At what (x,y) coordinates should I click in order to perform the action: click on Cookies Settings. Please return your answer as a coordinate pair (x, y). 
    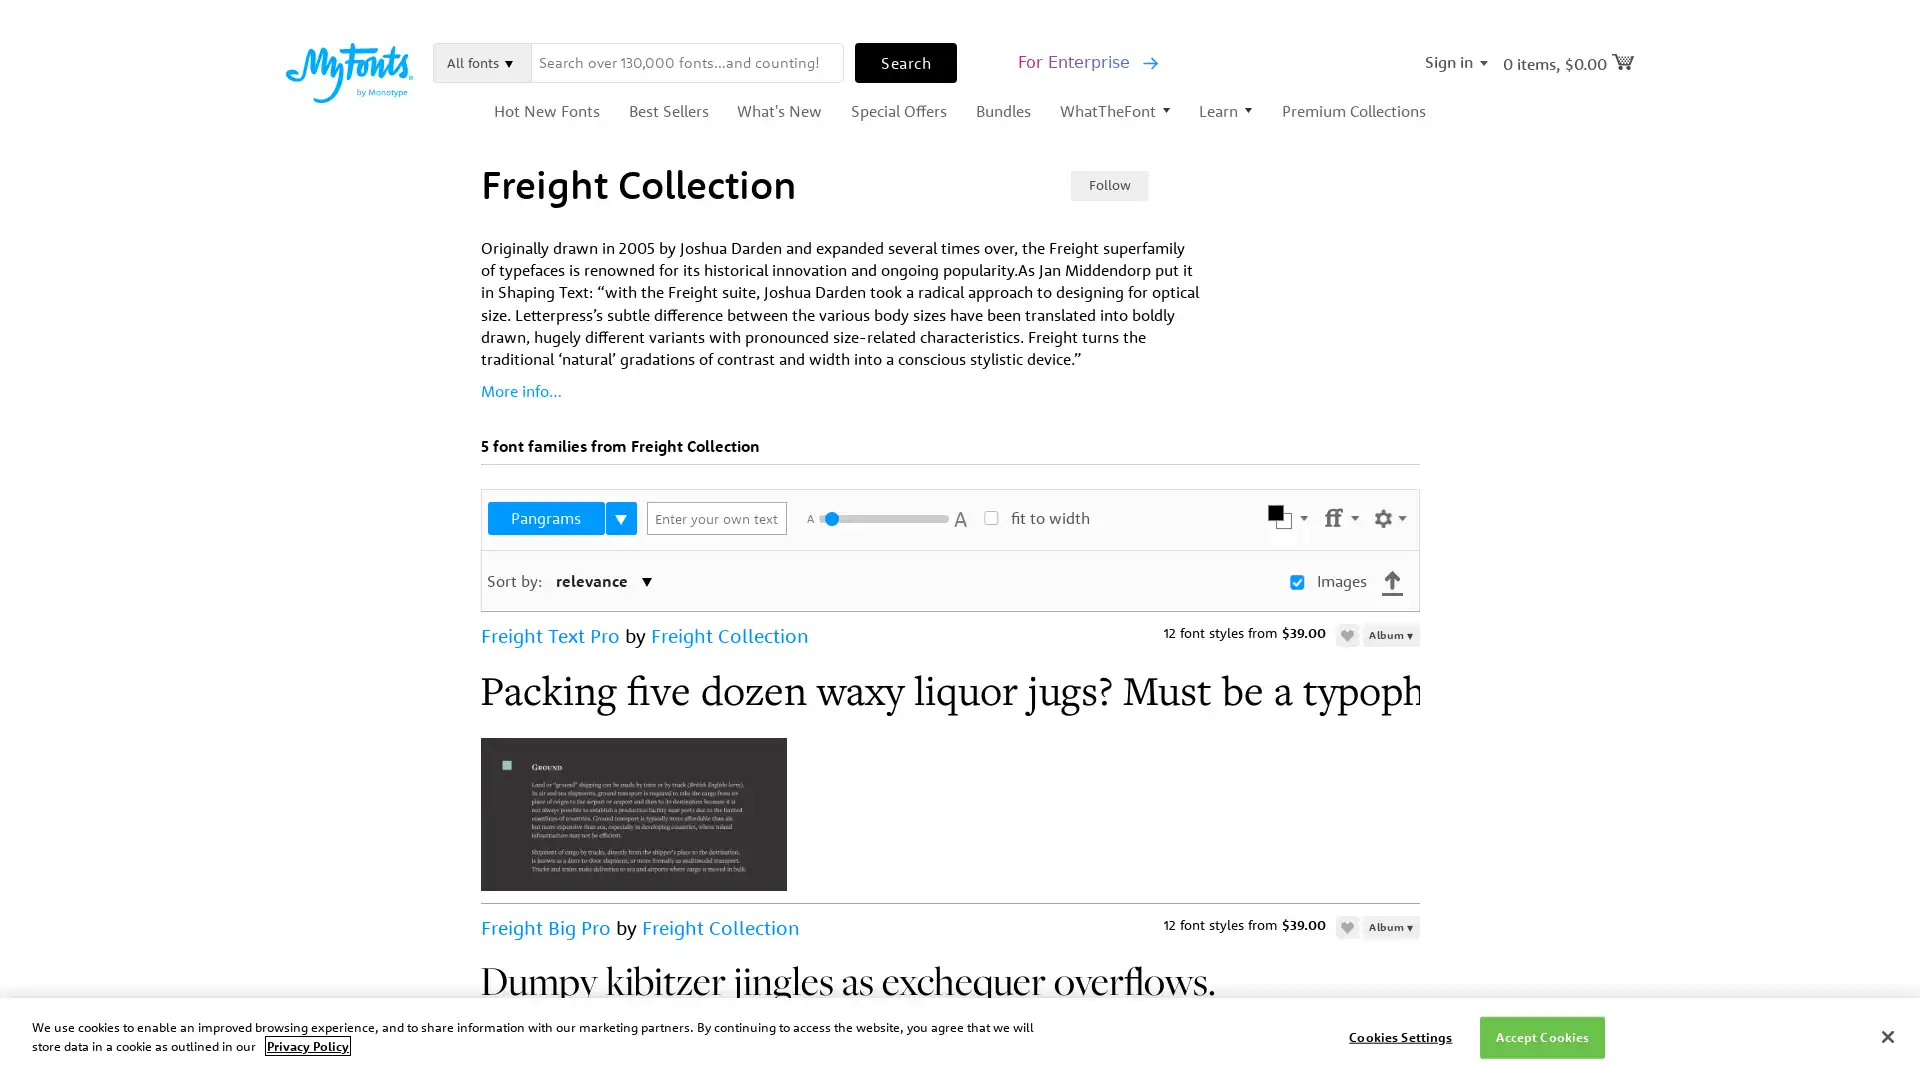
    Looking at the image, I should click on (1399, 1036).